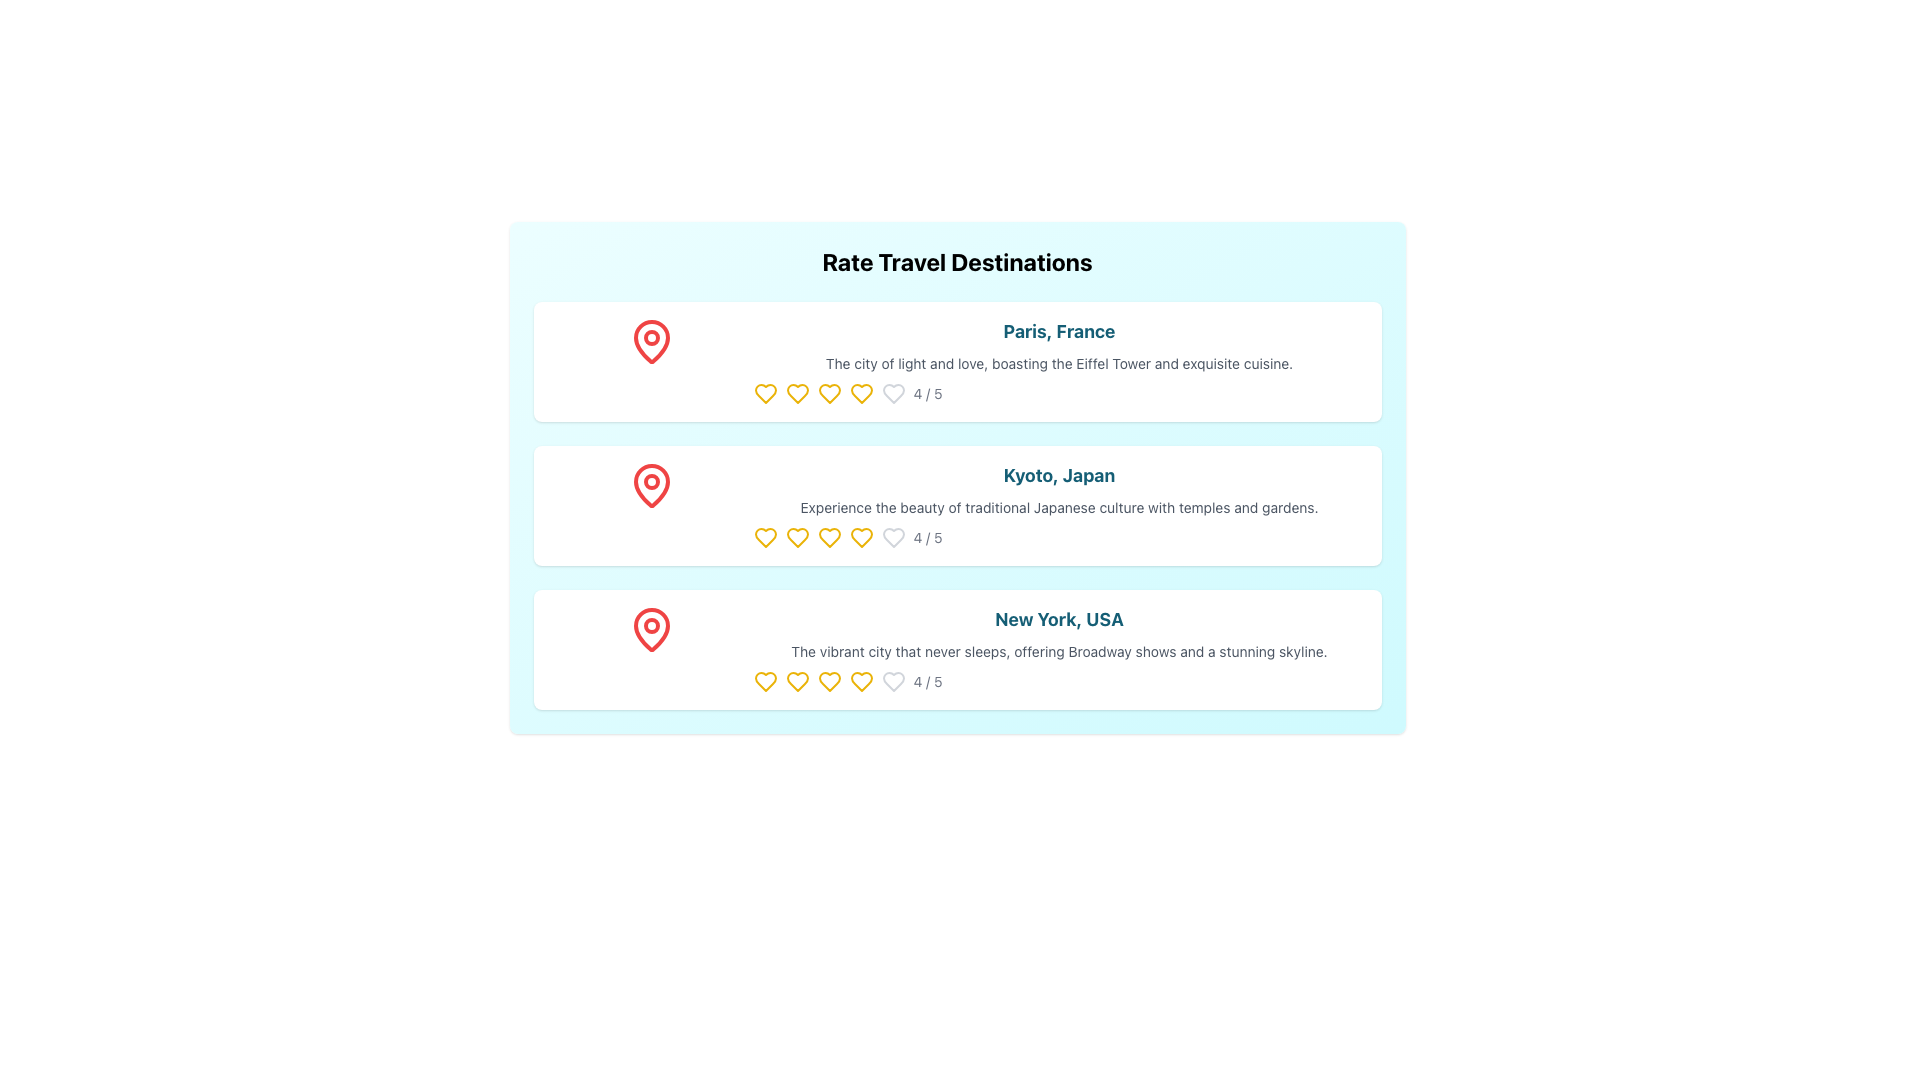  What do you see at coordinates (1058, 362) in the screenshot?
I see `the Informational Card about Paris, France, which is the first in a vertical list of travel destination cards on the left side of the interface` at bounding box center [1058, 362].